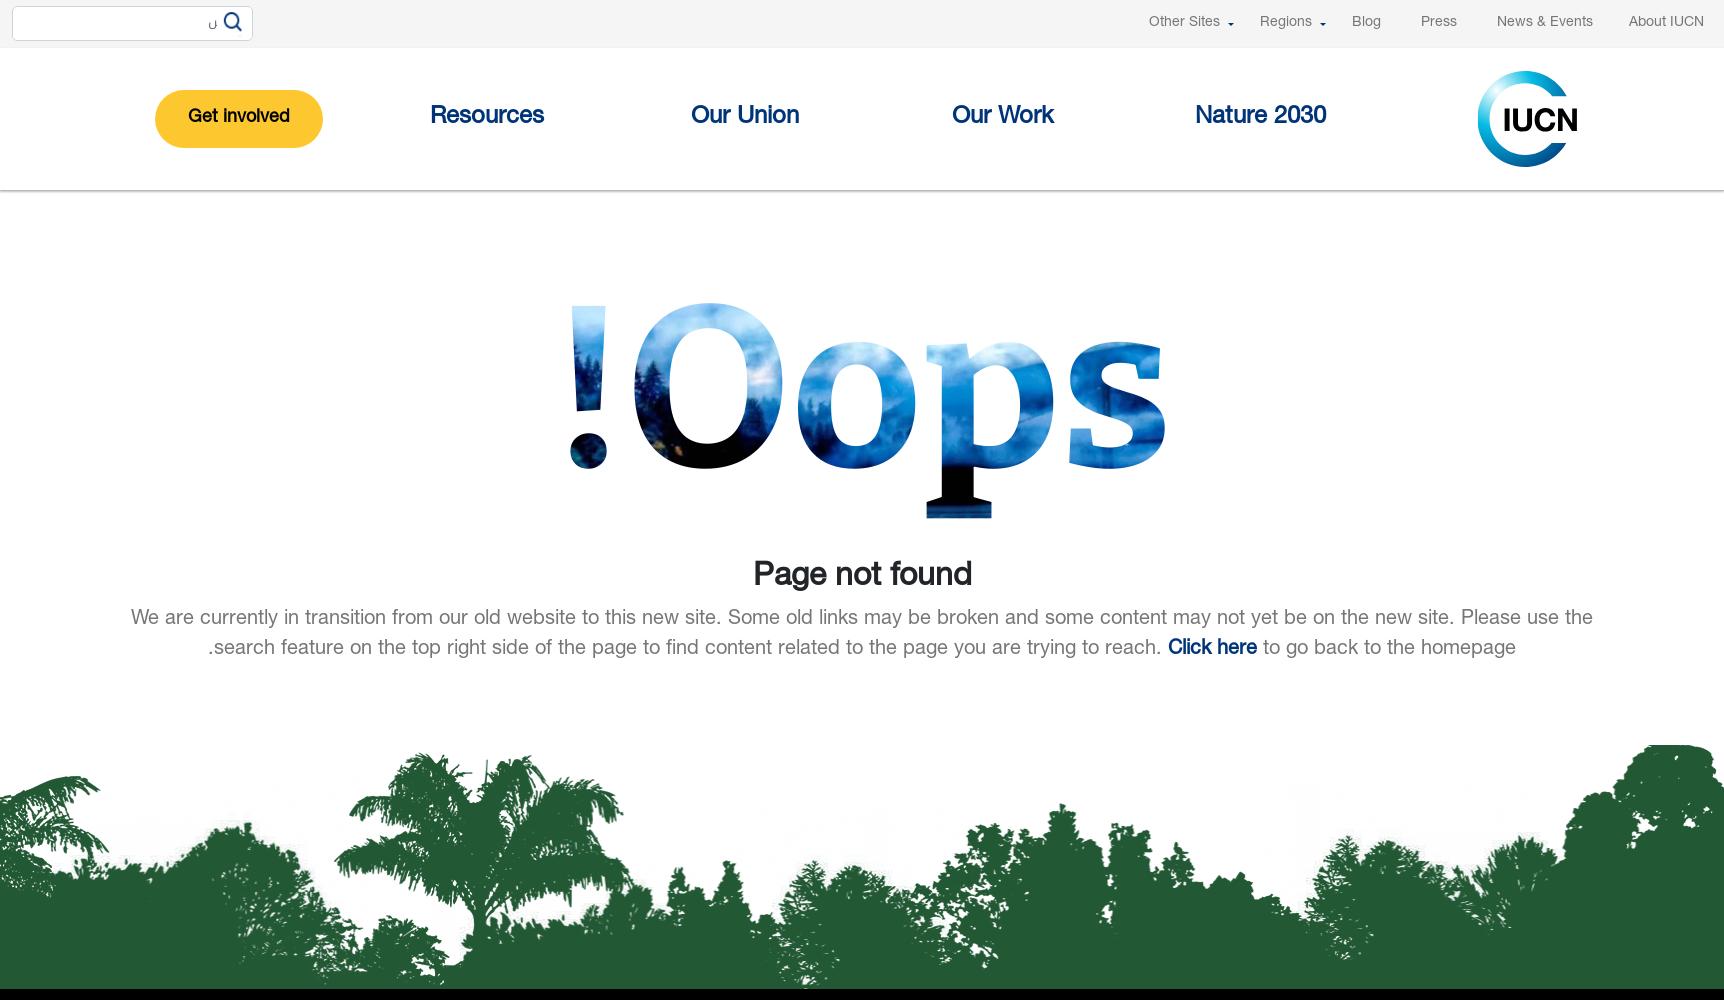 This screenshot has width=1724, height=1000. What do you see at coordinates (707, 350) in the screenshot?
I see `'Climate'` at bounding box center [707, 350].